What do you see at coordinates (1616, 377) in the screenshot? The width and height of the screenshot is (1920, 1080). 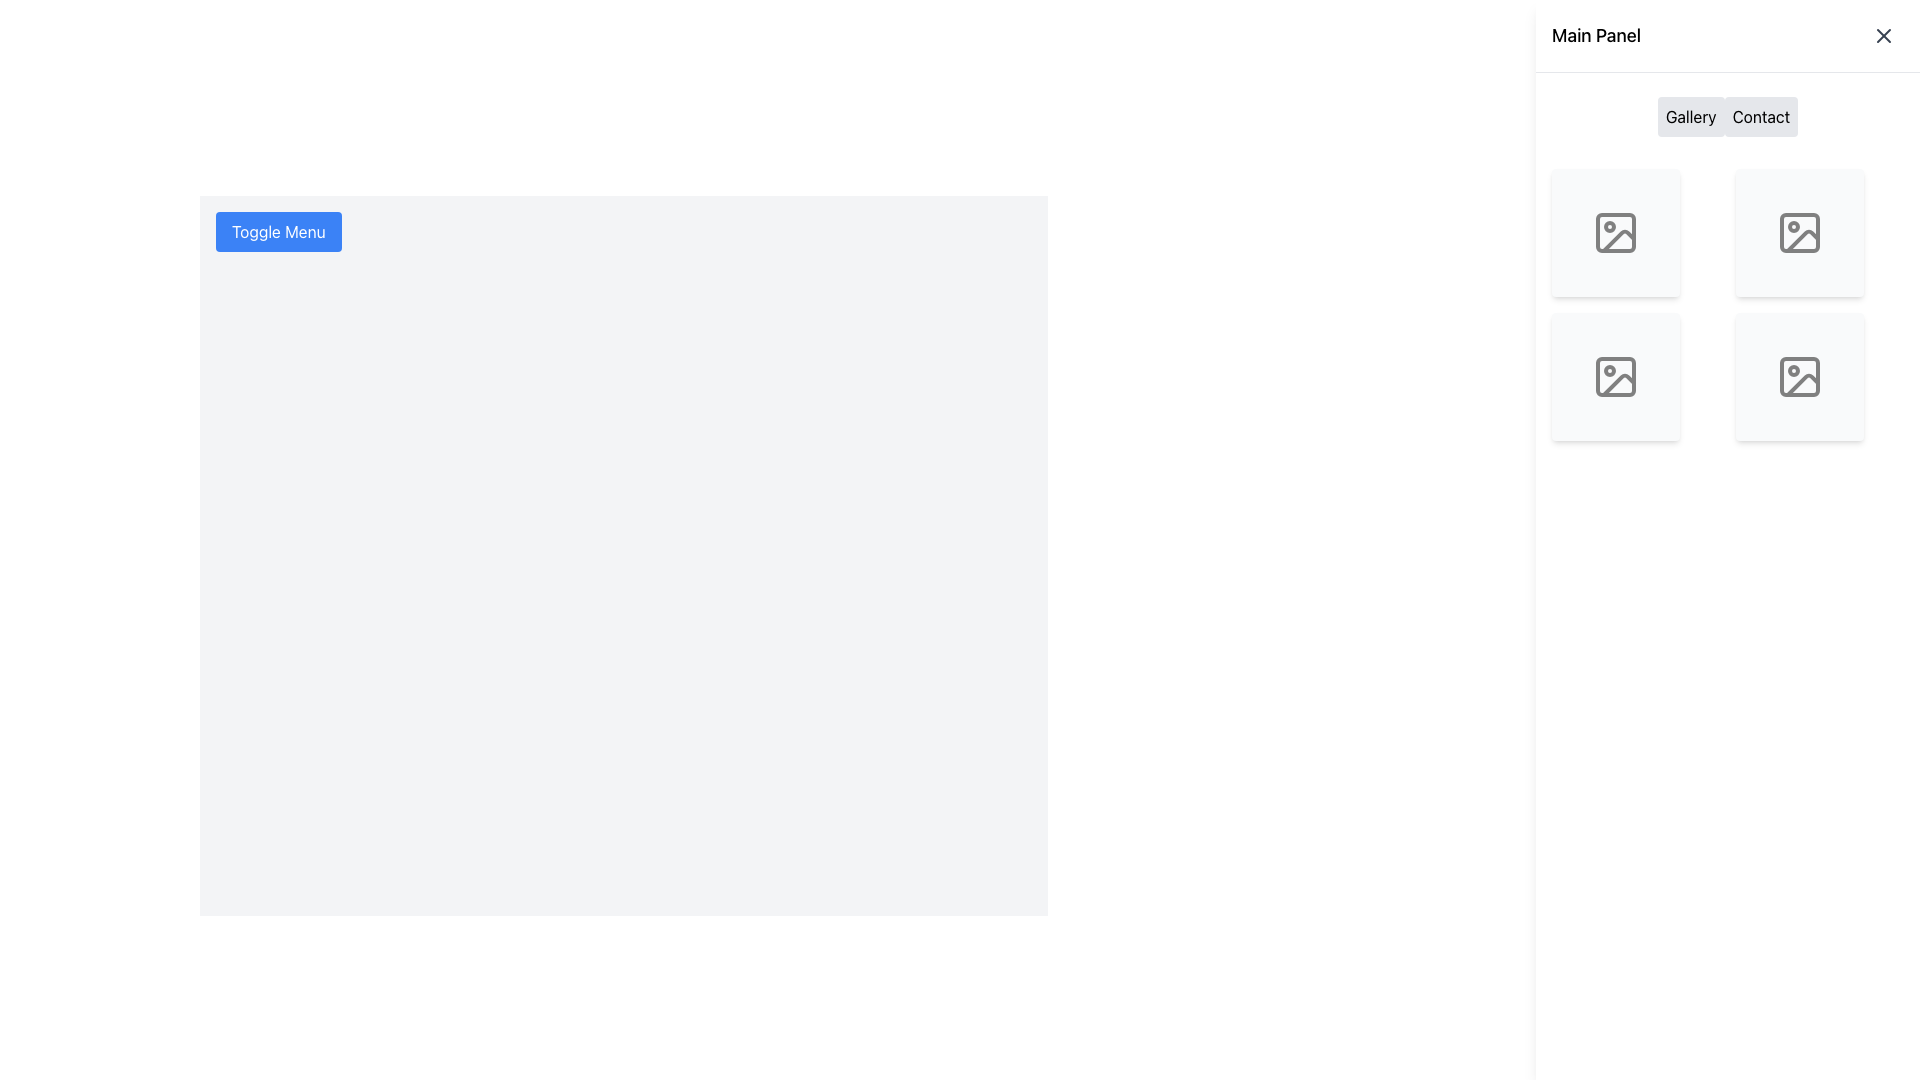 I see `the image placeholder icon located in the bottom-left cell of a 2x2 grid in the 'Gallery' section of the 'Main Panel'` at bounding box center [1616, 377].